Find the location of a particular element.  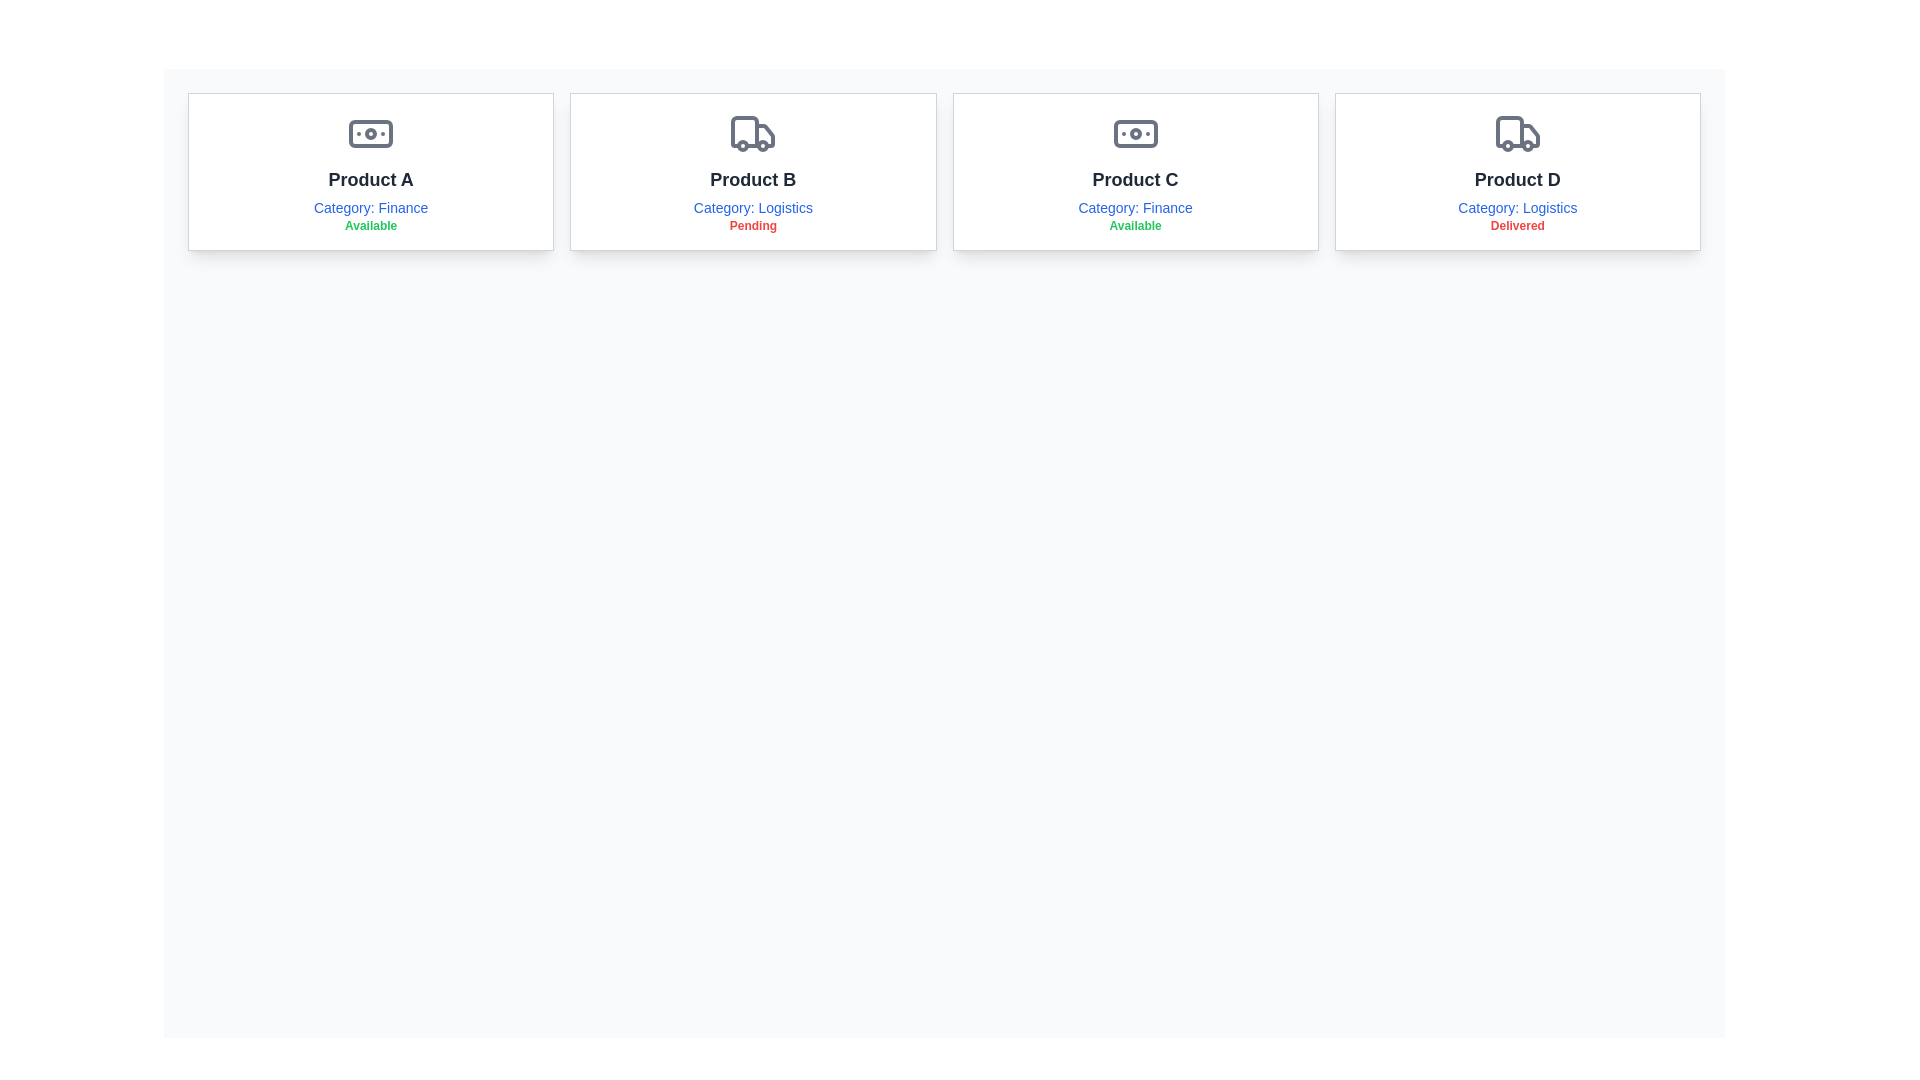

the banknote icon SVG graphic located in the upper section of the 'Product C' card, which is centered horizontally above the text 'Product C' is located at coordinates (1135, 134).